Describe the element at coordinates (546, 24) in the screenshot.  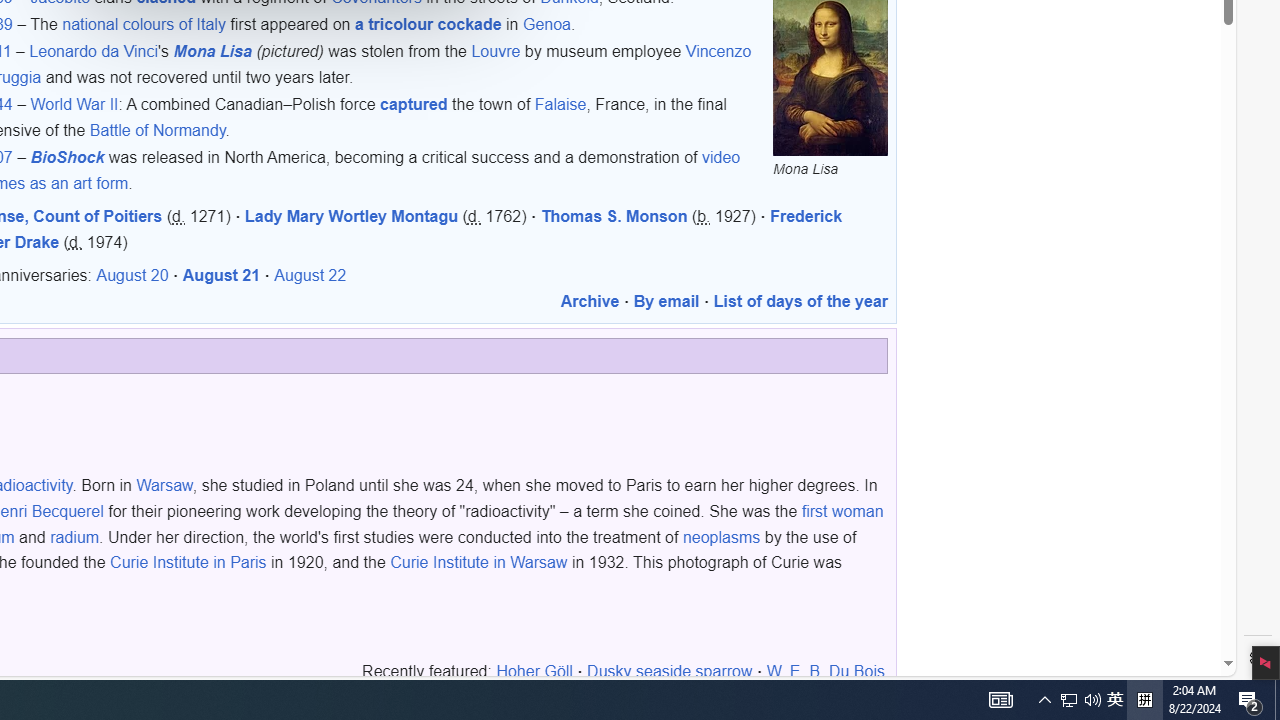
I see `'Genoa'` at that location.